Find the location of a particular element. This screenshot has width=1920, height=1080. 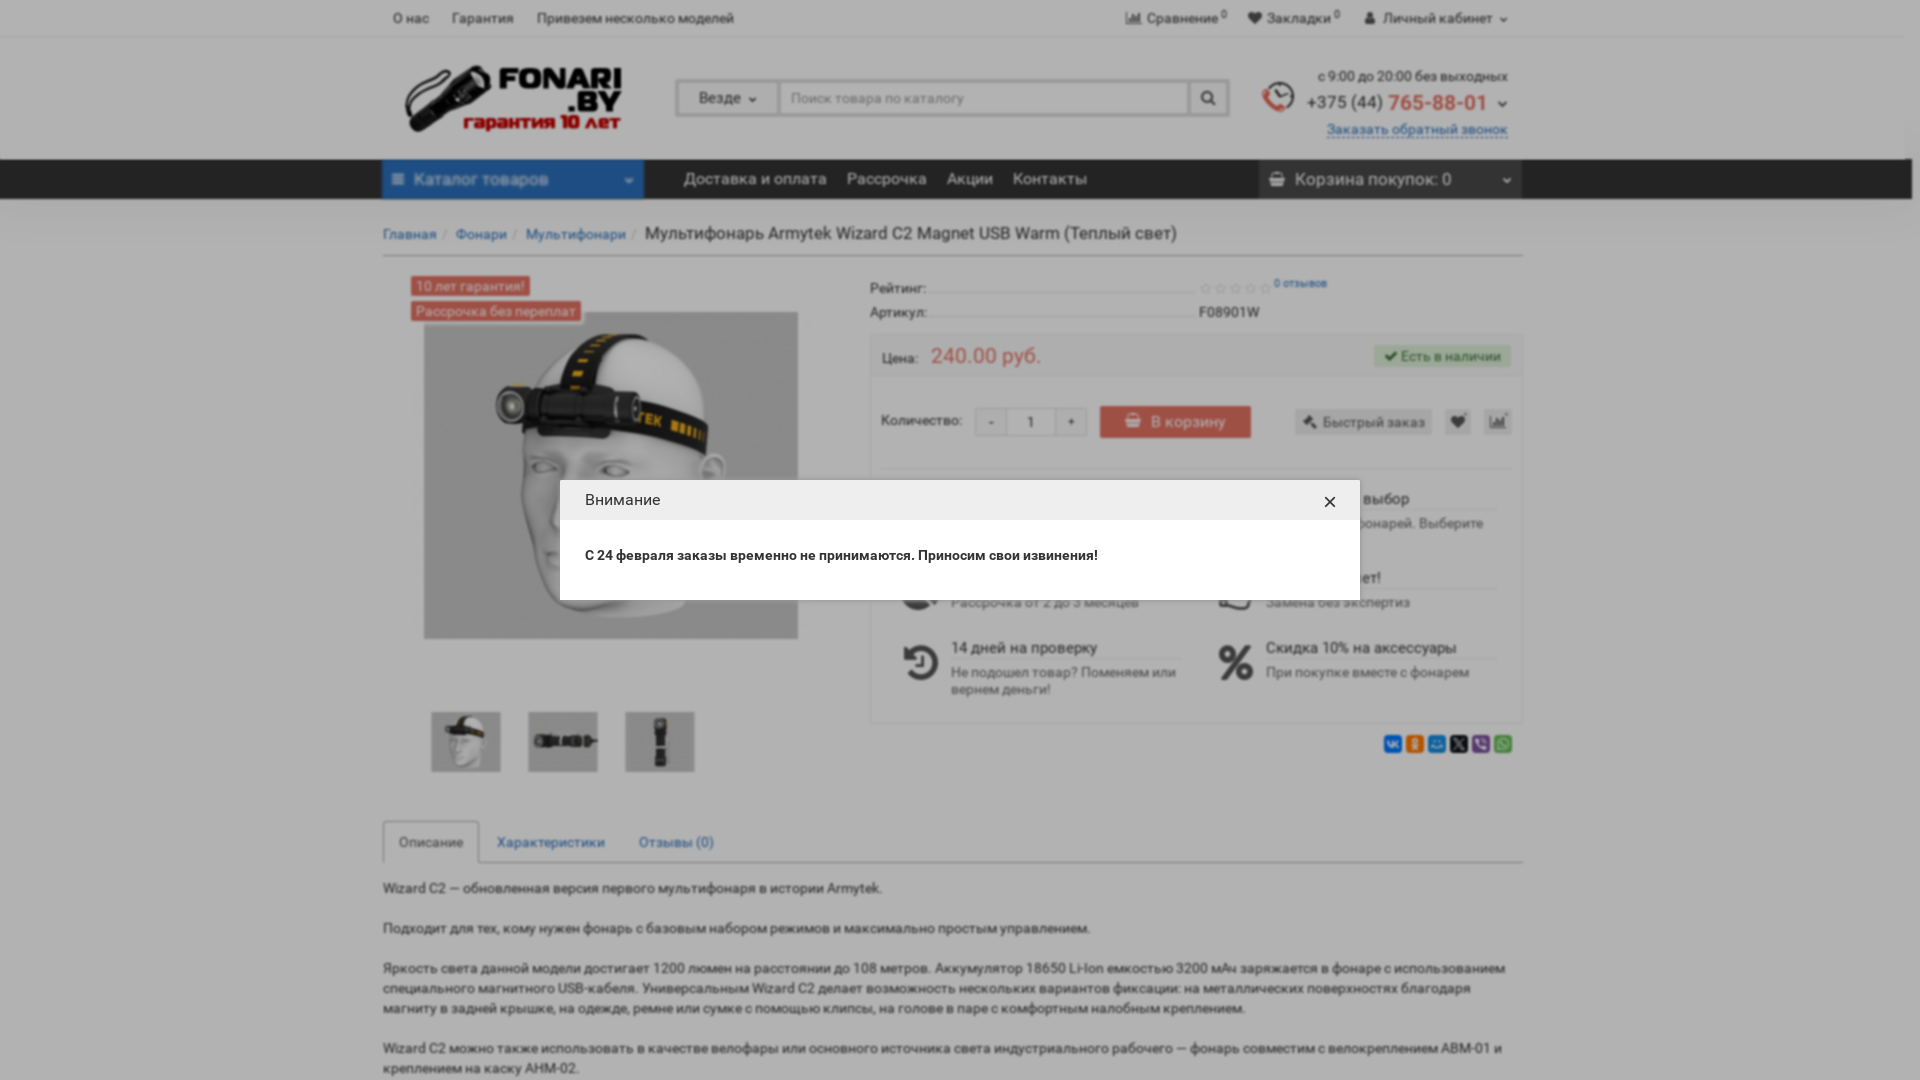

'Twitter' is located at coordinates (1459, 744).